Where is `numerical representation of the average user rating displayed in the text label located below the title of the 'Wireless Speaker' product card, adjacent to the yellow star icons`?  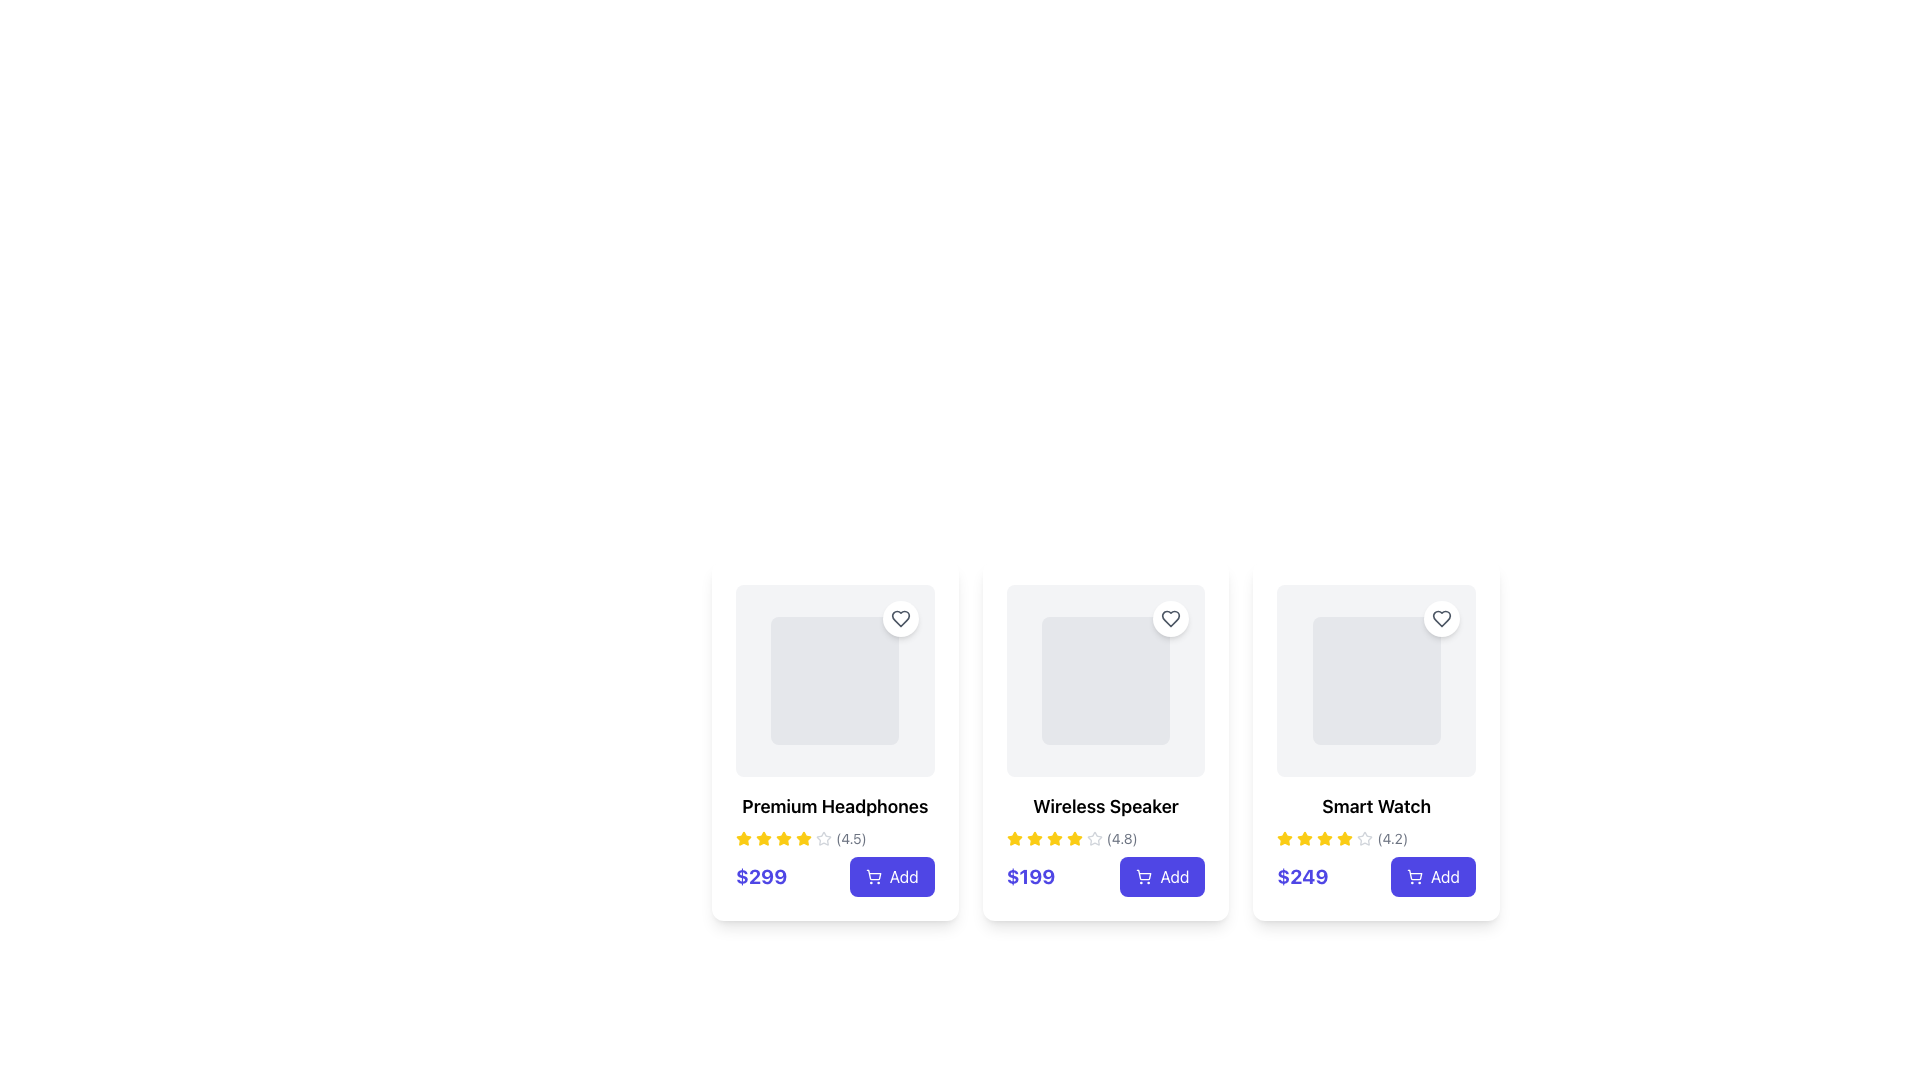 numerical representation of the average user rating displayed in the text label located below the title of the 'Wireless Speaker' product card, adjacent to the yellow star icons is located at coordinates (1122, 839).